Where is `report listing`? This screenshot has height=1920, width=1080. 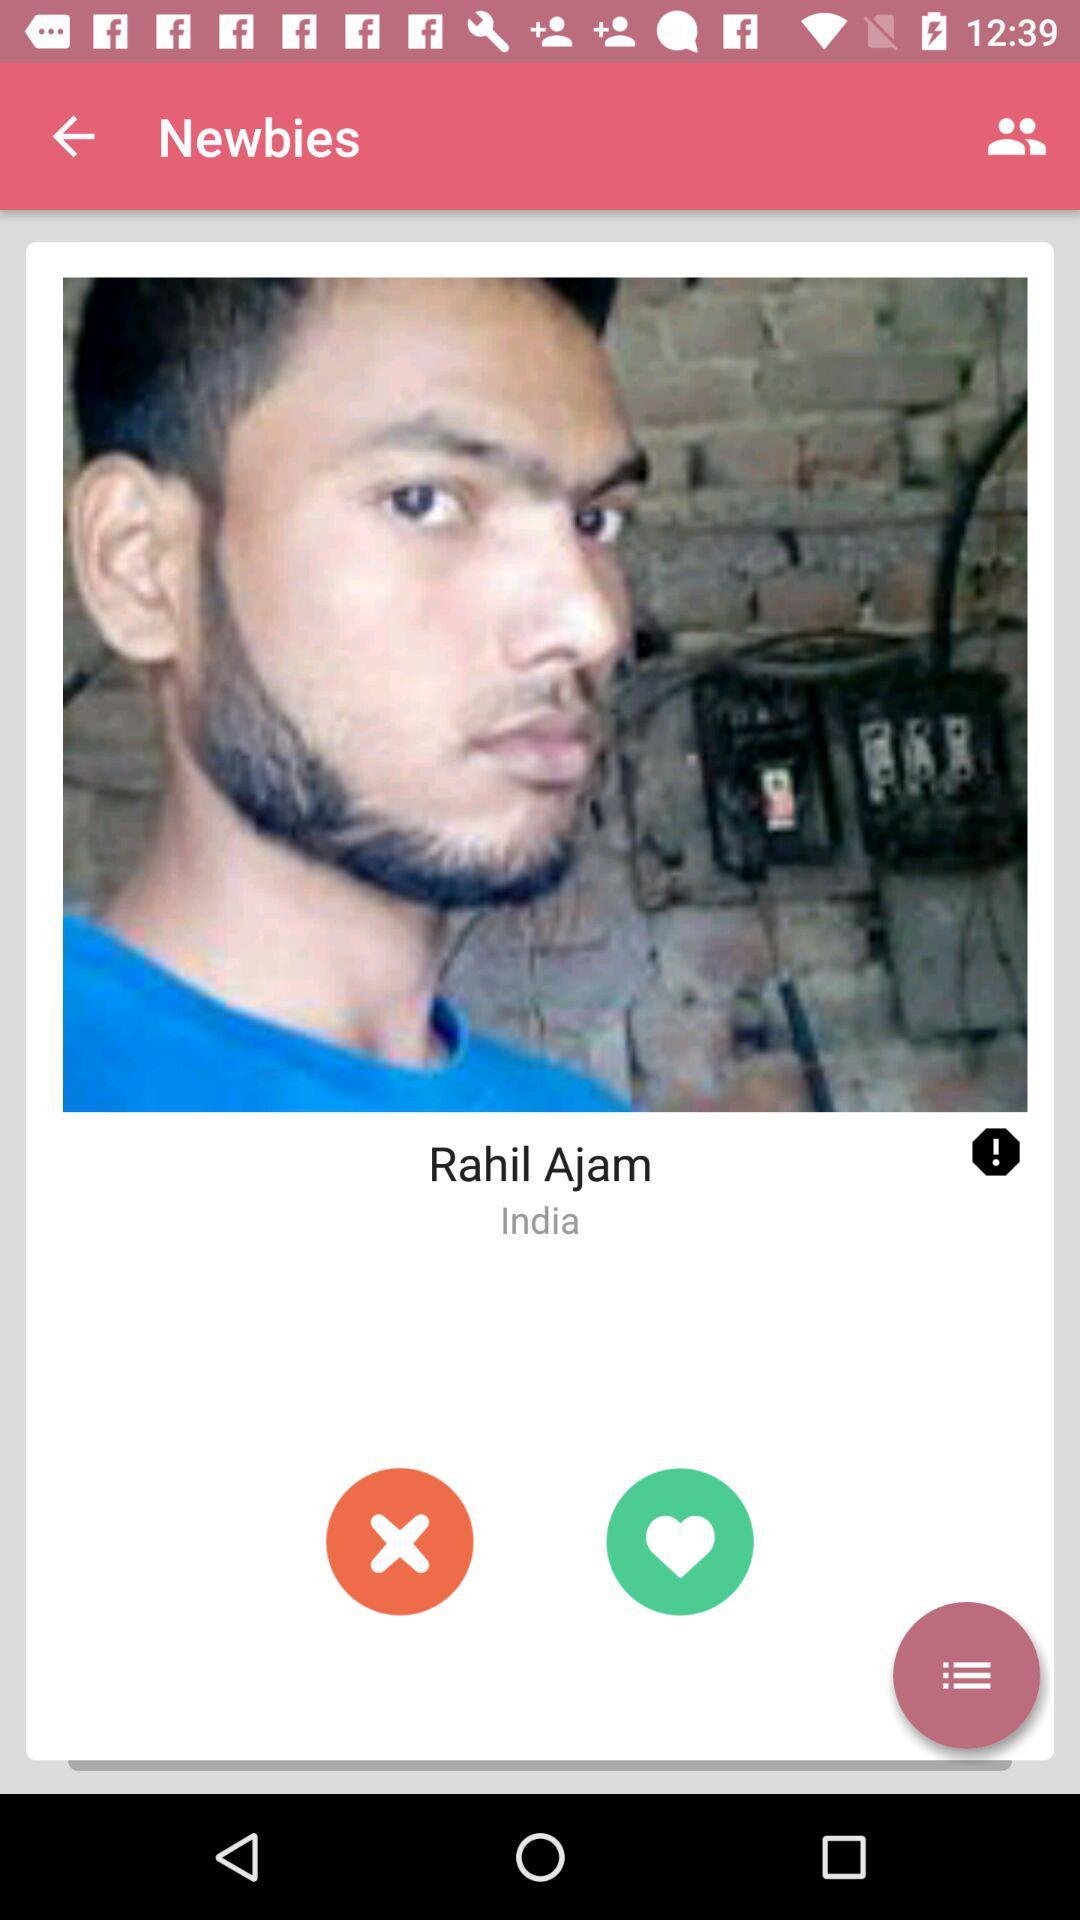
report listing is located at coordinates (995, 1152).